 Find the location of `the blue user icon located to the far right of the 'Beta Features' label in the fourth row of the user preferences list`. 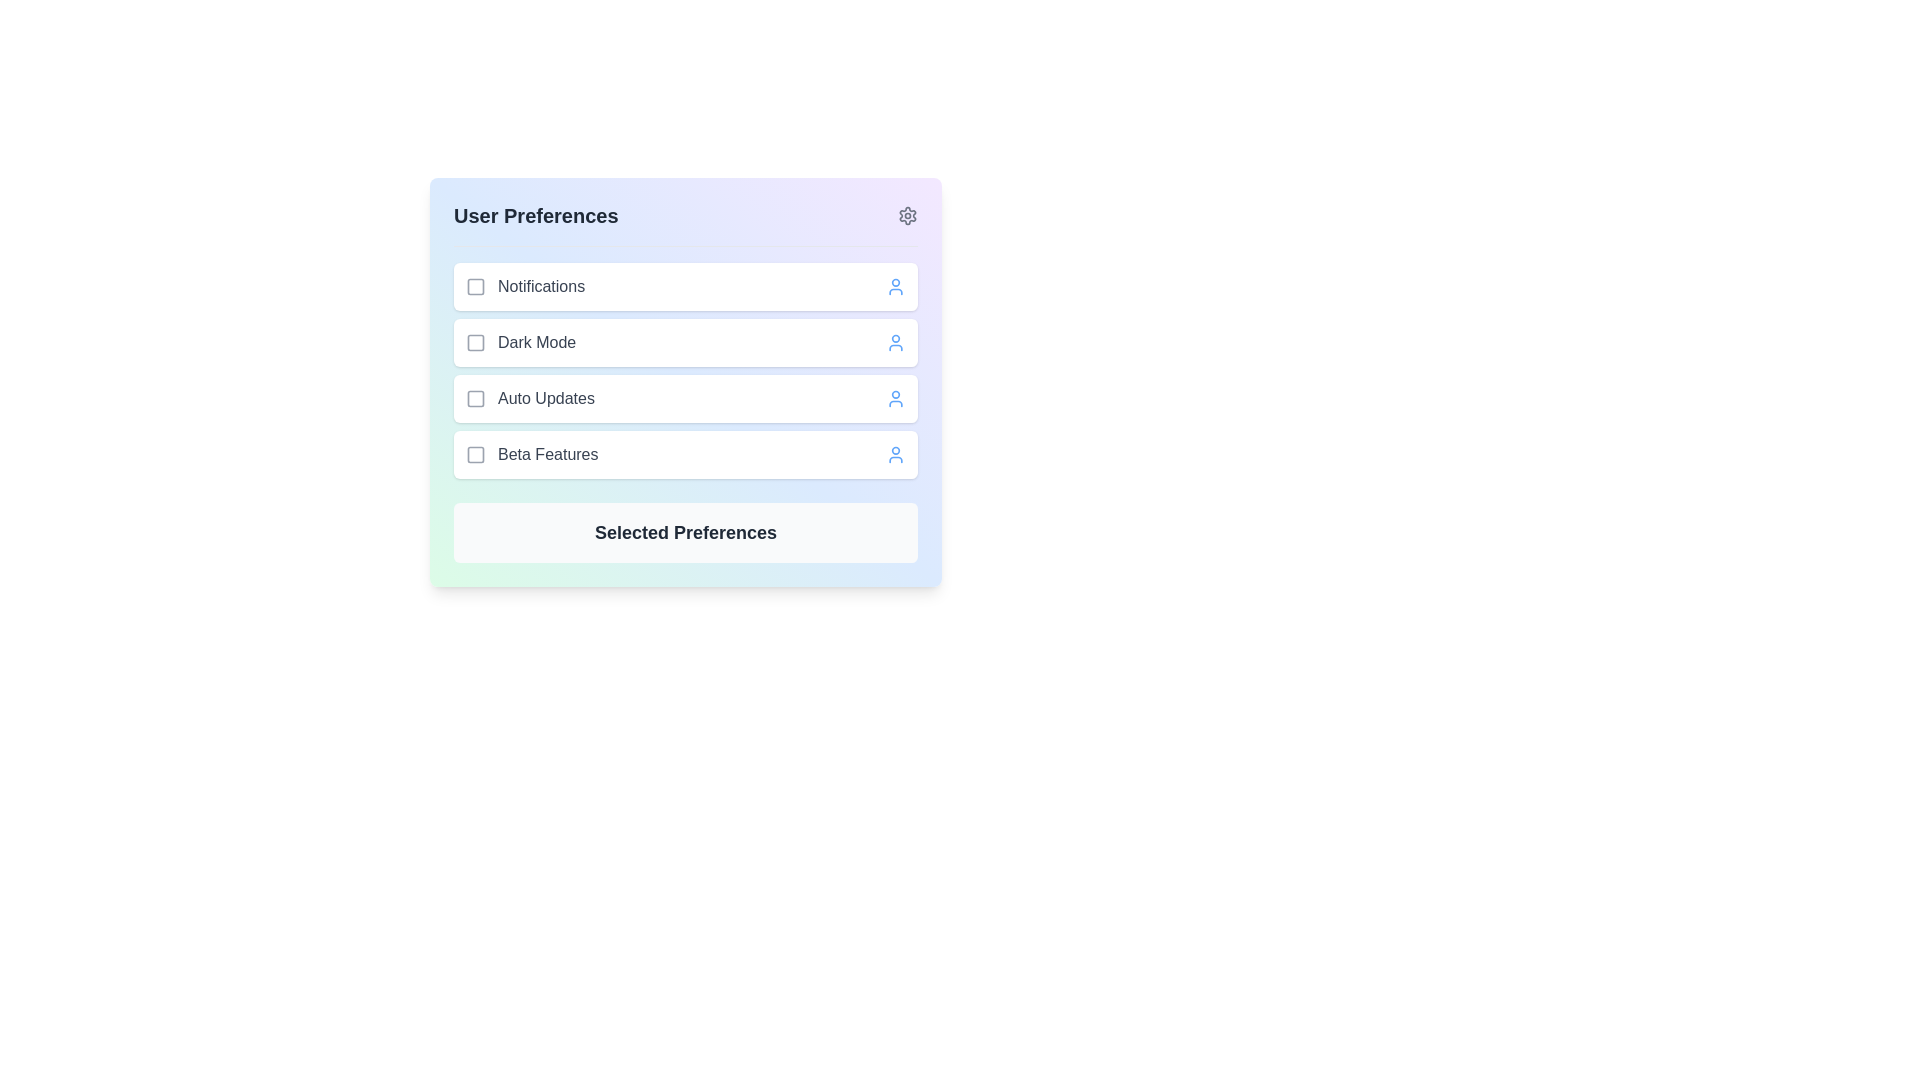

the blue user icon located to the far right of the 'Beta Features' label in the fourth row of the user preferences list is located at coordinates (895, 455).